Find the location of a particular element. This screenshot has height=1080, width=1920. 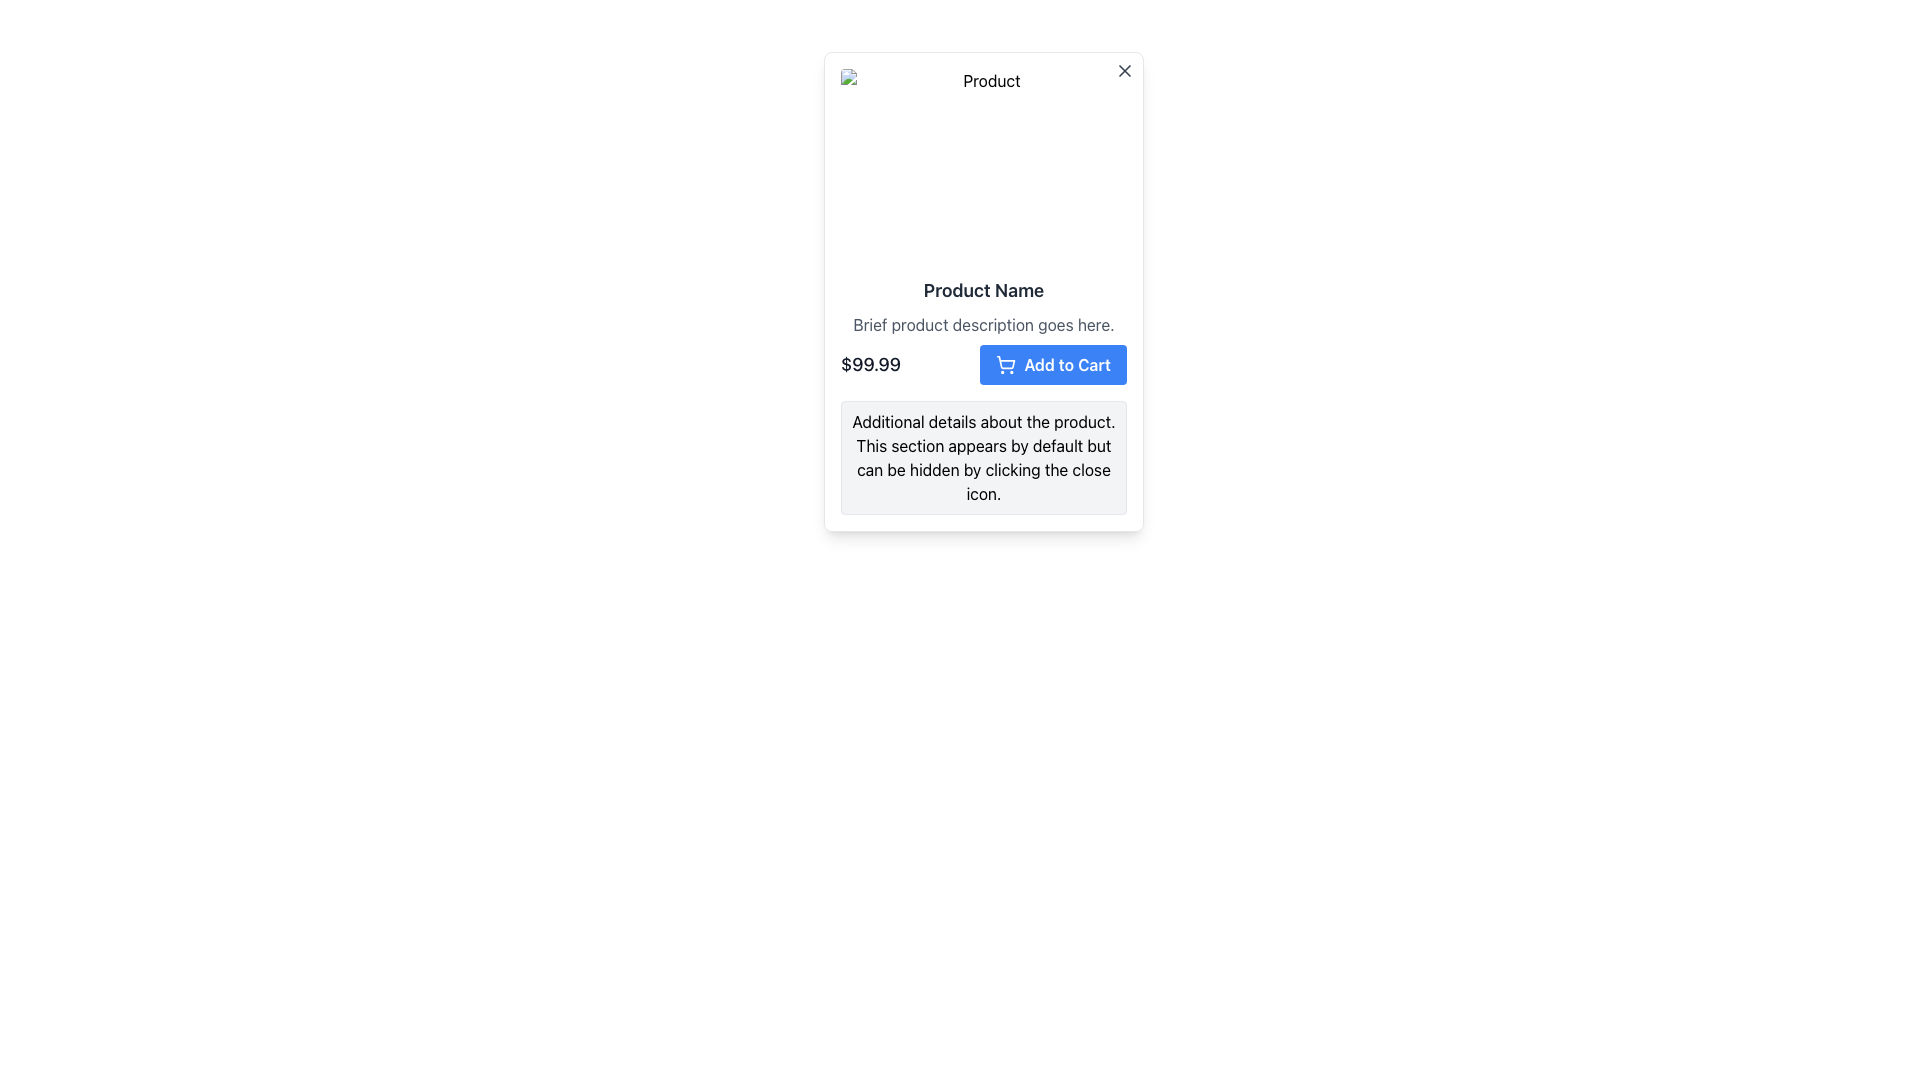

the product title text element located below the product image and above the brief product description is located at coordinates (983, 290).